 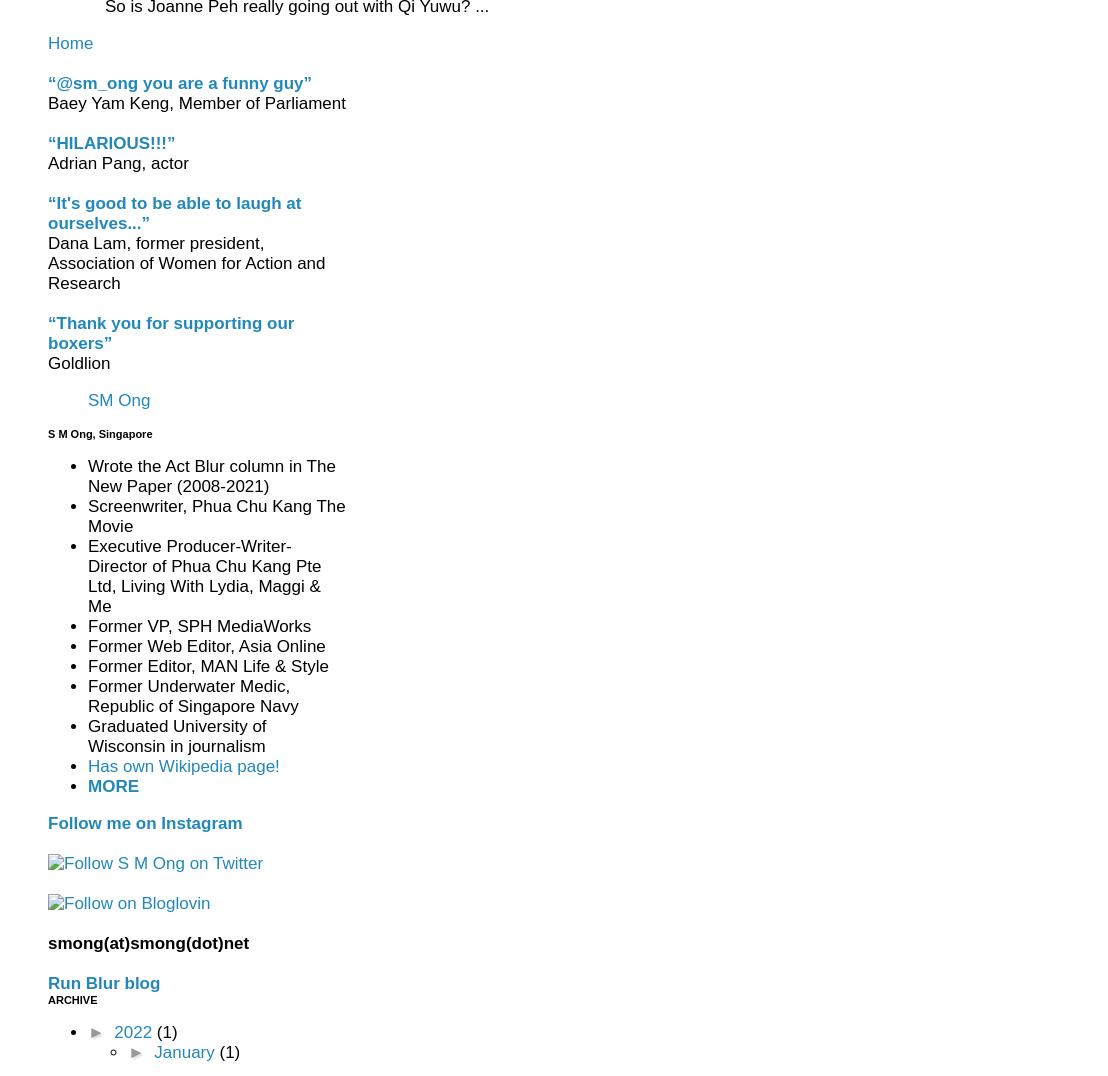 I want to click on 'S M Ong, Singapore', so click(x=100, y=433).